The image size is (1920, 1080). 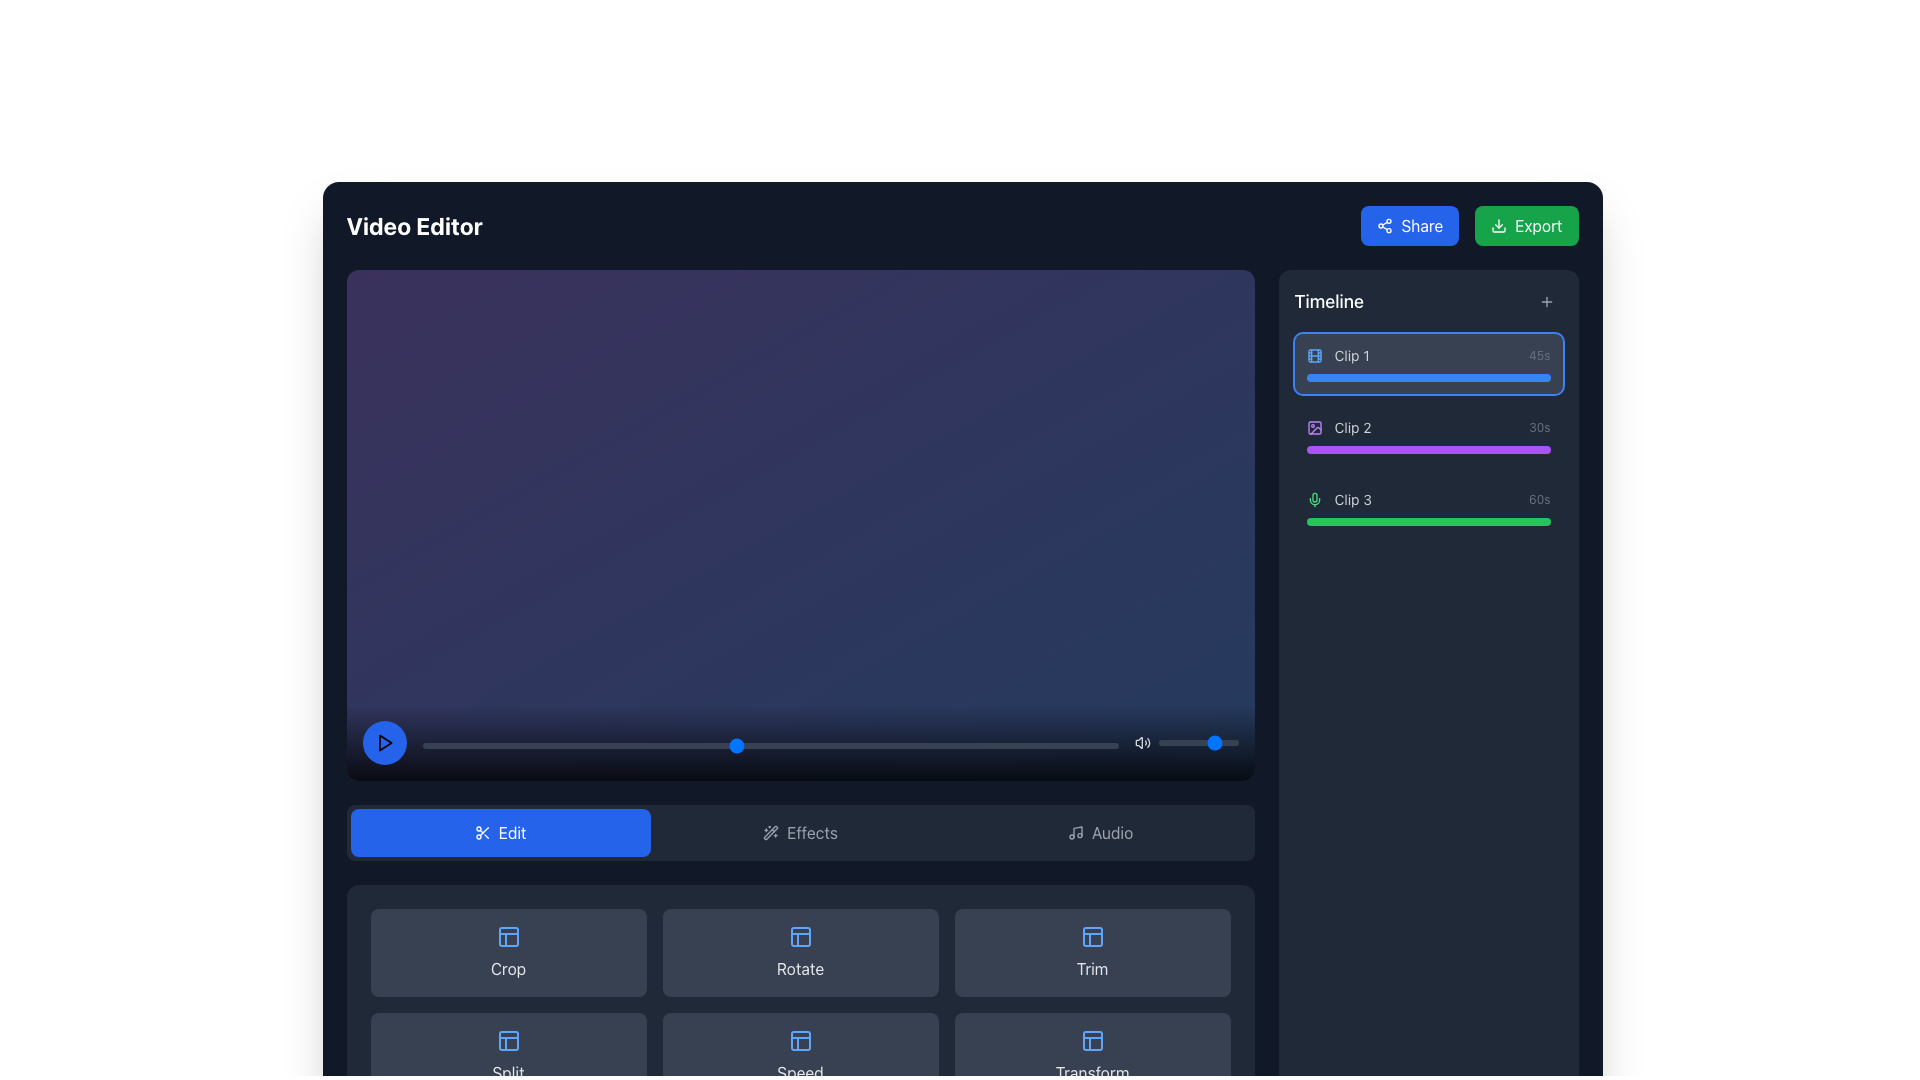 What do you see at coordinates (1091, 951) in the screenshot?
I see `the 'Trim' button located in the third column of the first row within a grid of six buttons to observe the background color change` at bounding box center [1091, 951].